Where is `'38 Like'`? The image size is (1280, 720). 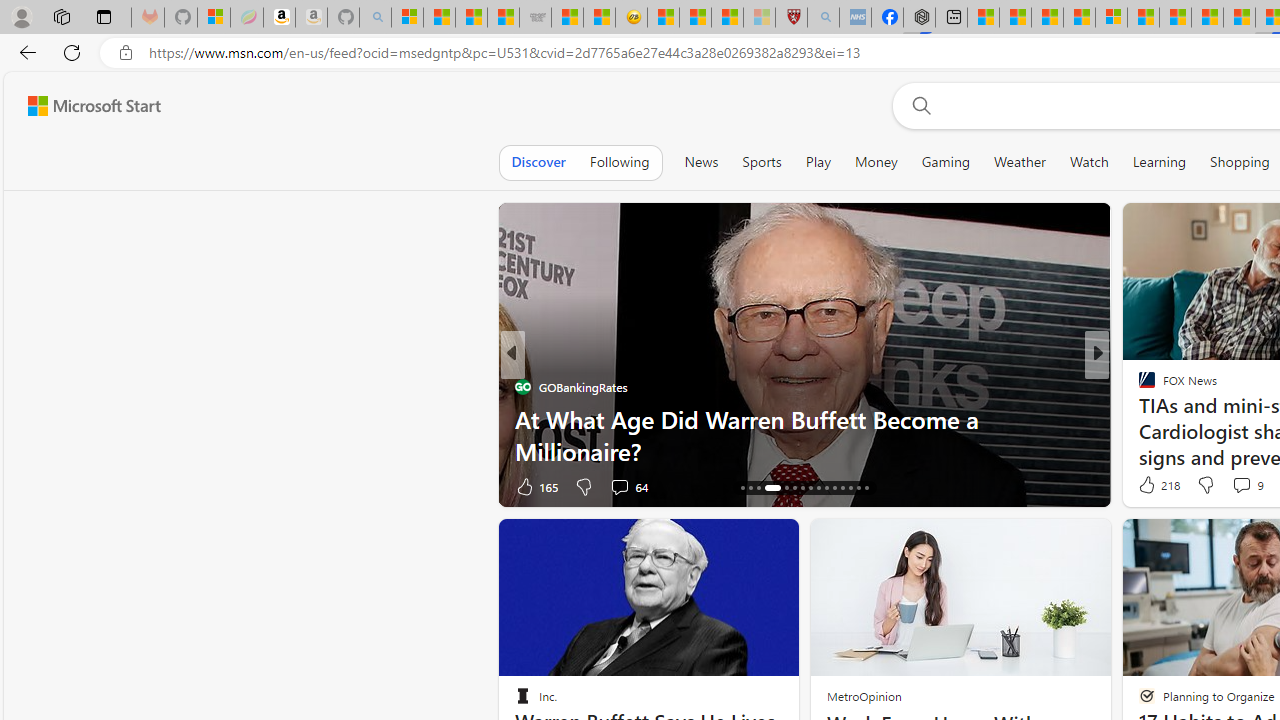 '38 Like' is located at coordinates (1149, 486).